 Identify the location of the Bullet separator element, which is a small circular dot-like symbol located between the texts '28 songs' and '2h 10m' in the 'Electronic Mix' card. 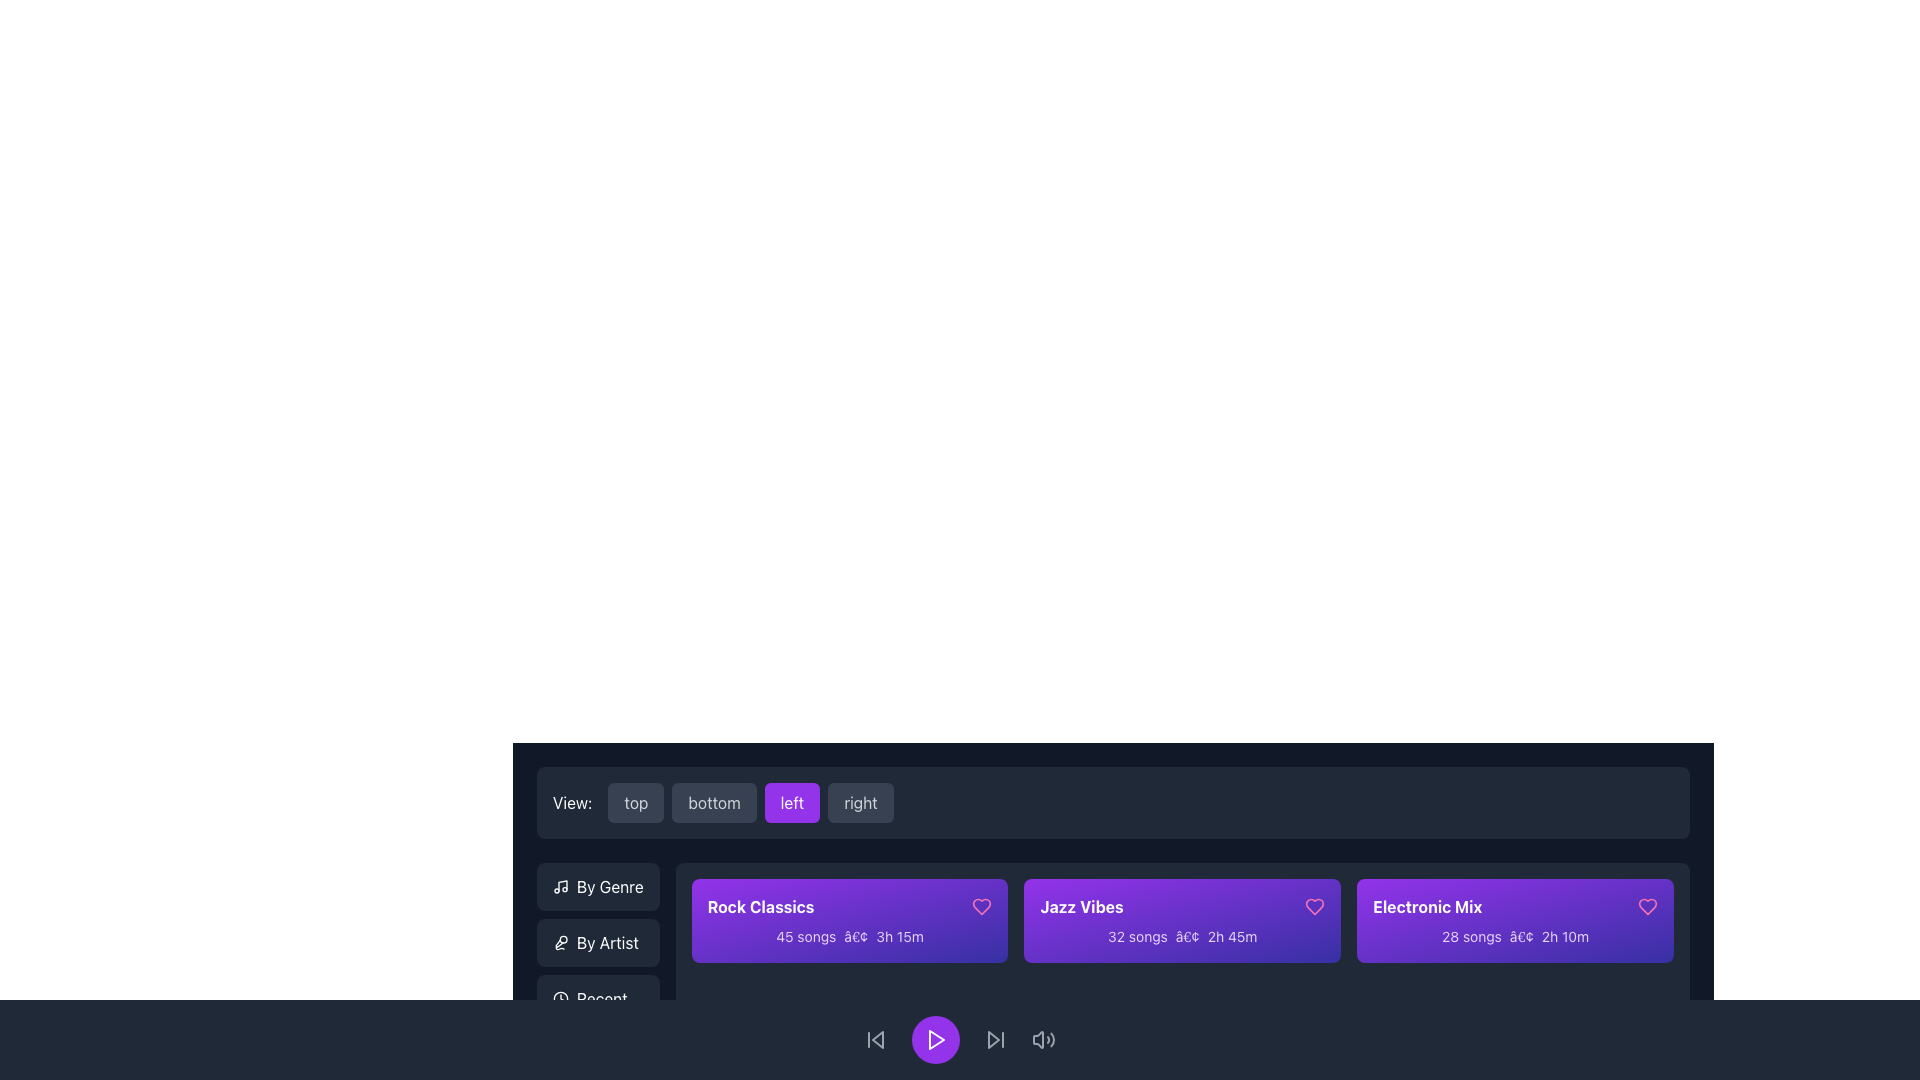
(1520, 936).